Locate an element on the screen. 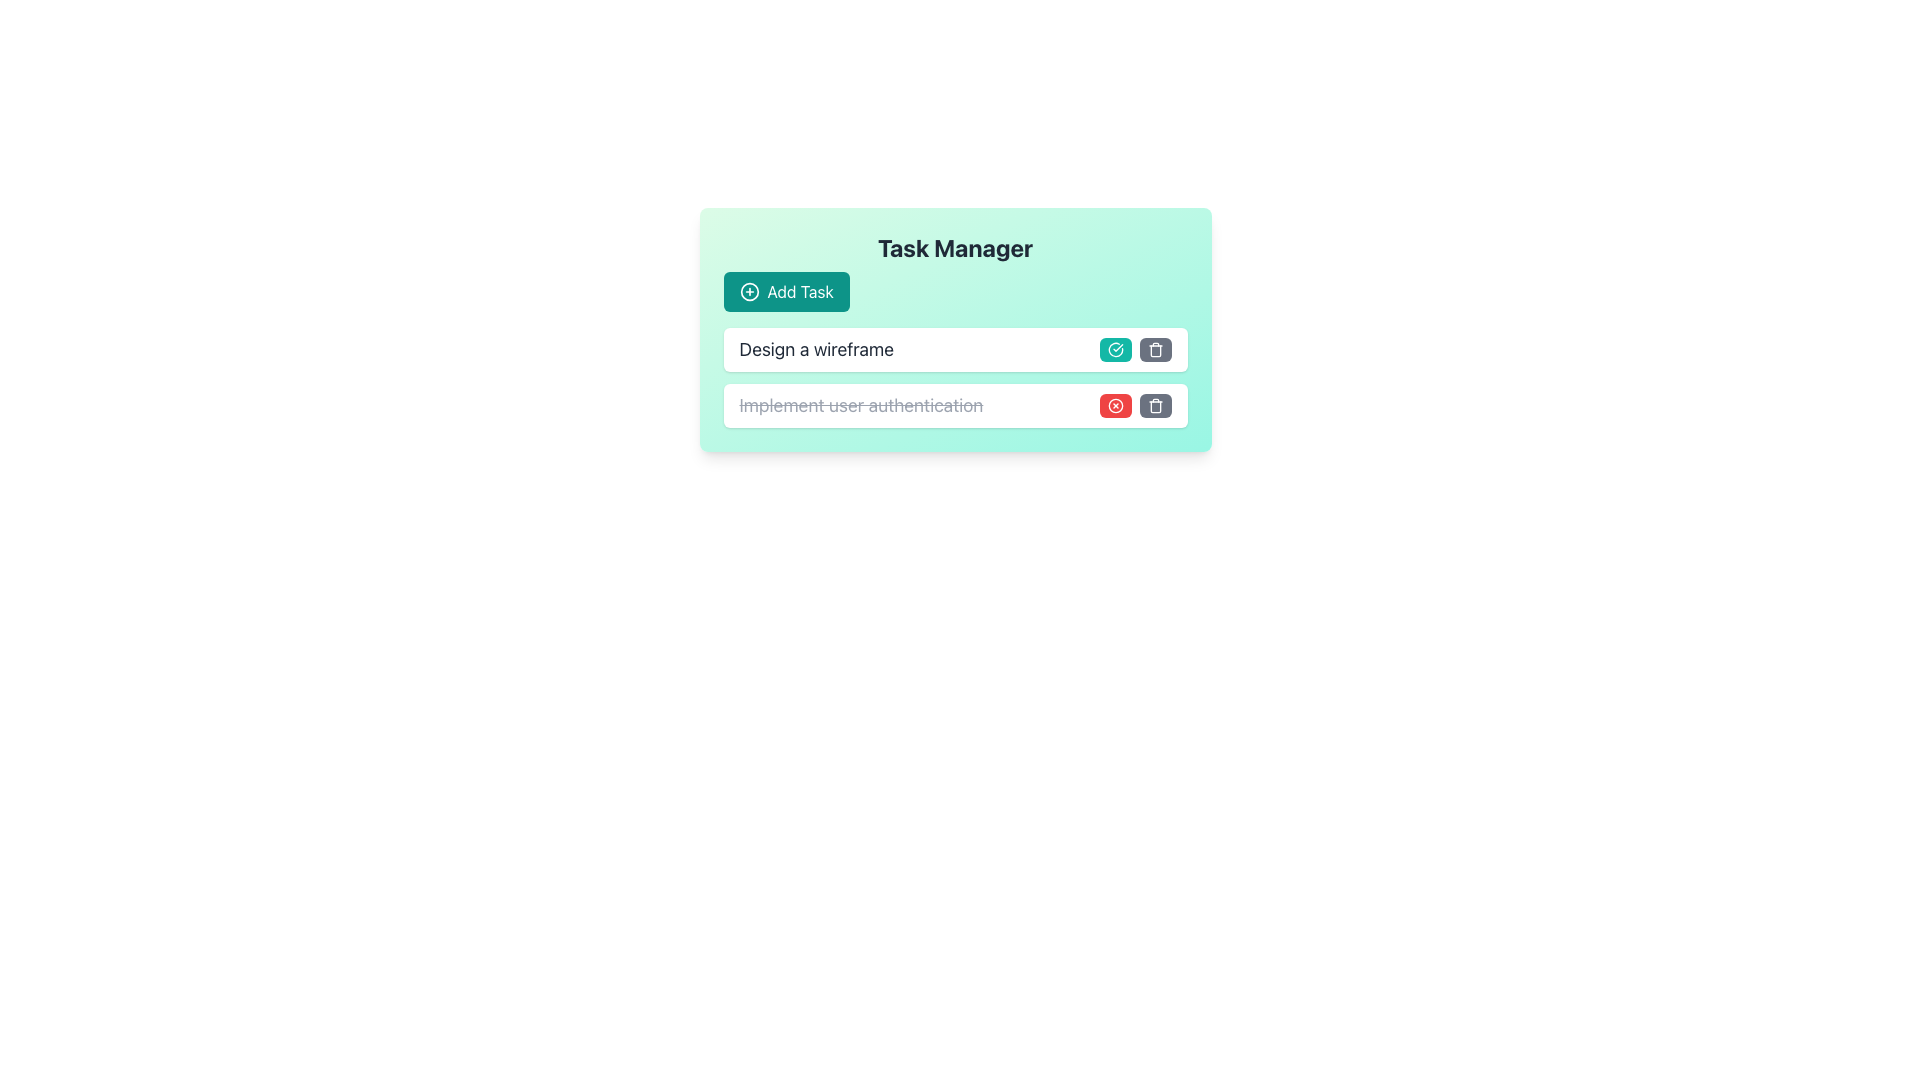 The width and height of the screenshot is (1920, 1080). the cancel icon component of the button located to the right of the second task in the task list is located at coordinates (1114, 405).